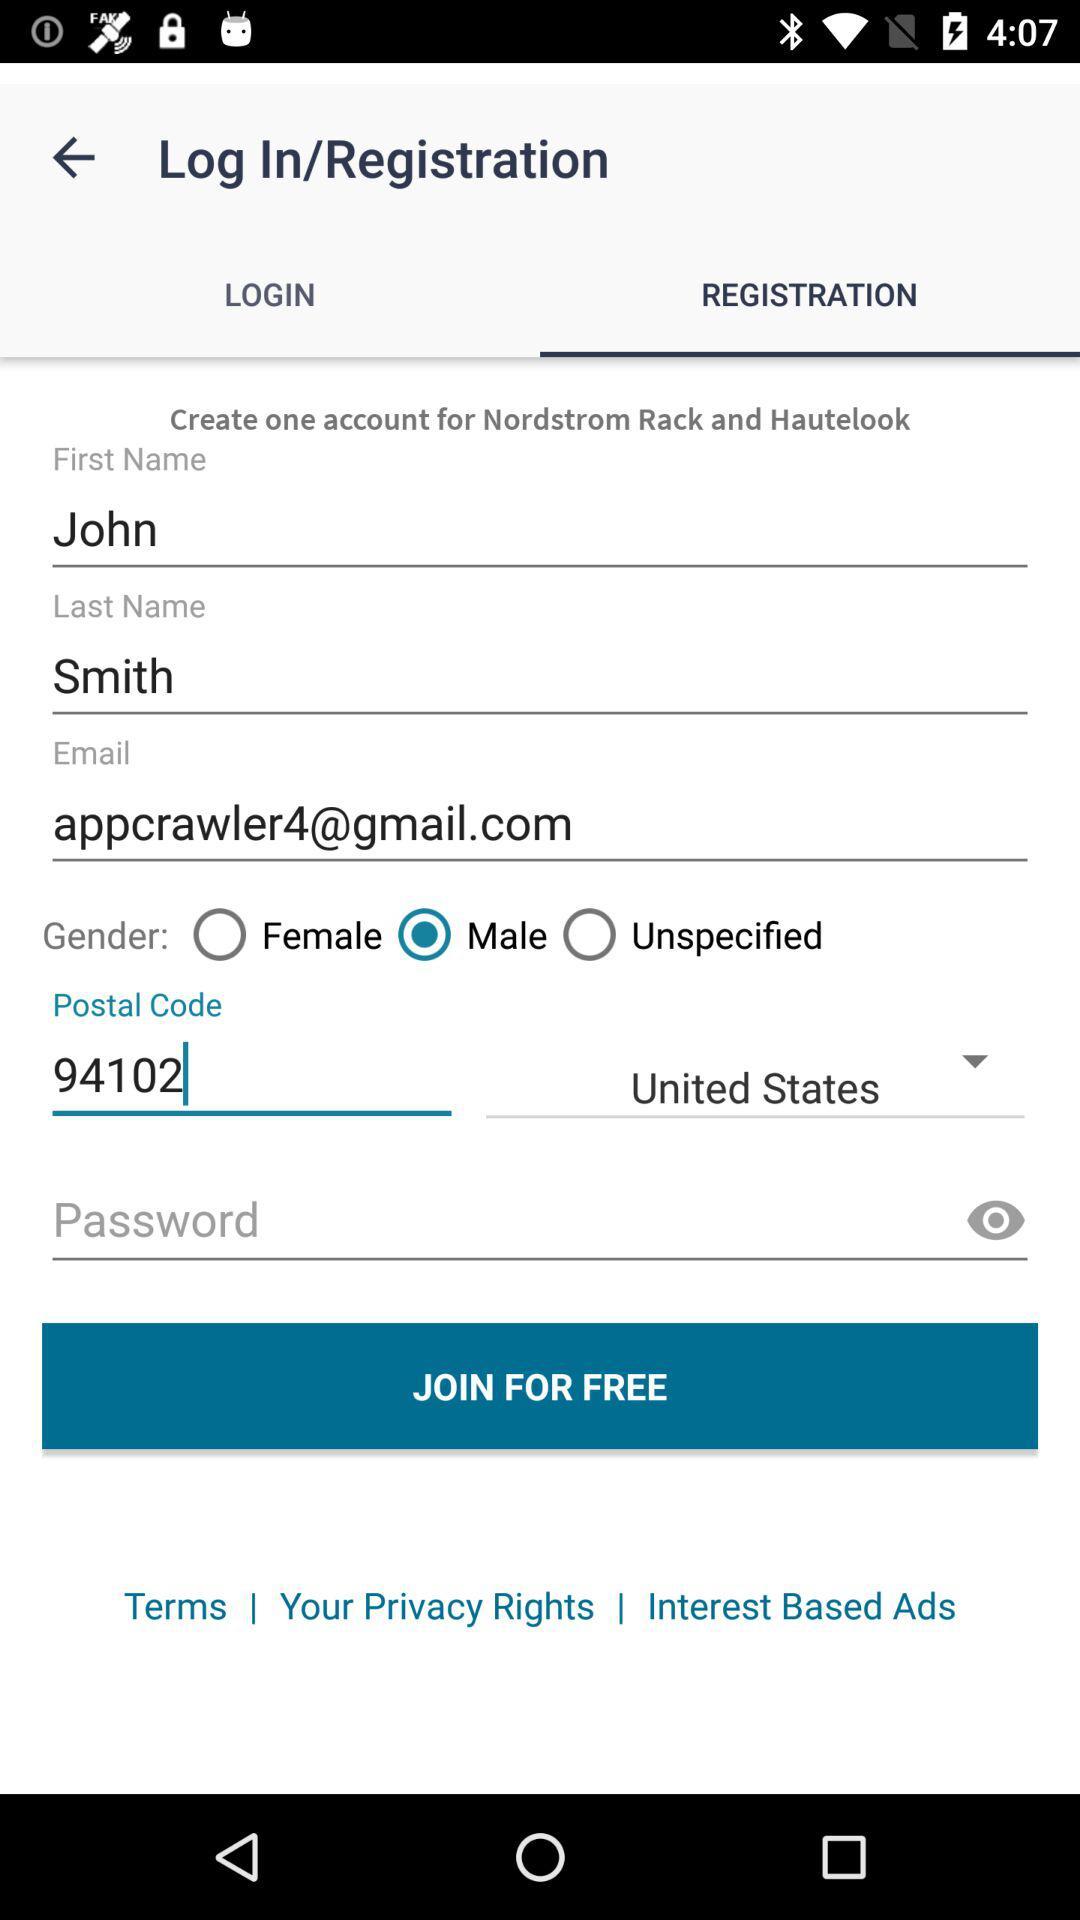 This screenshot has width=1080, height=1920. Describe the element at coordinates (540, 1220) in the screenshot. I see `password field` at that location.